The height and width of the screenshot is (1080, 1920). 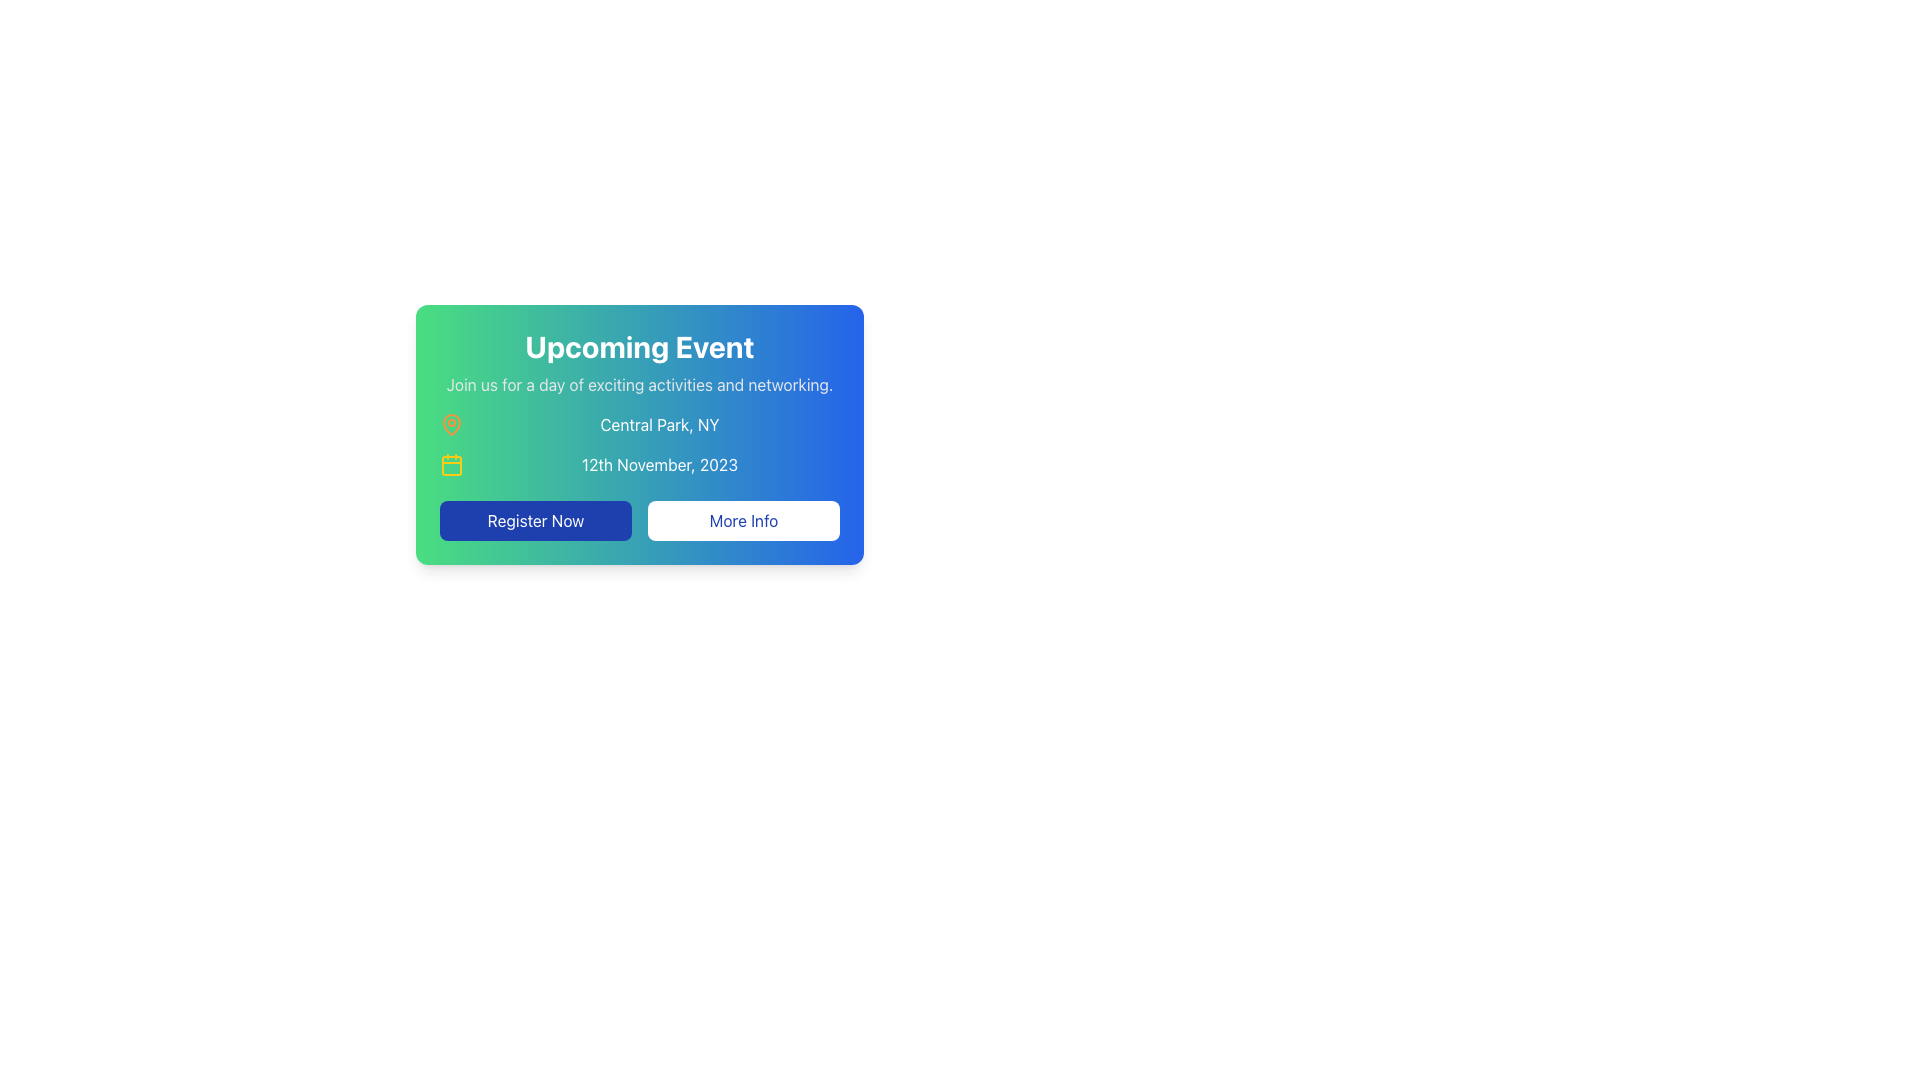 I want to click on the static text label that serves as a title or heading for the event being advertised, located at the top part of the rectangular card interface, so click(x=638, y=346).